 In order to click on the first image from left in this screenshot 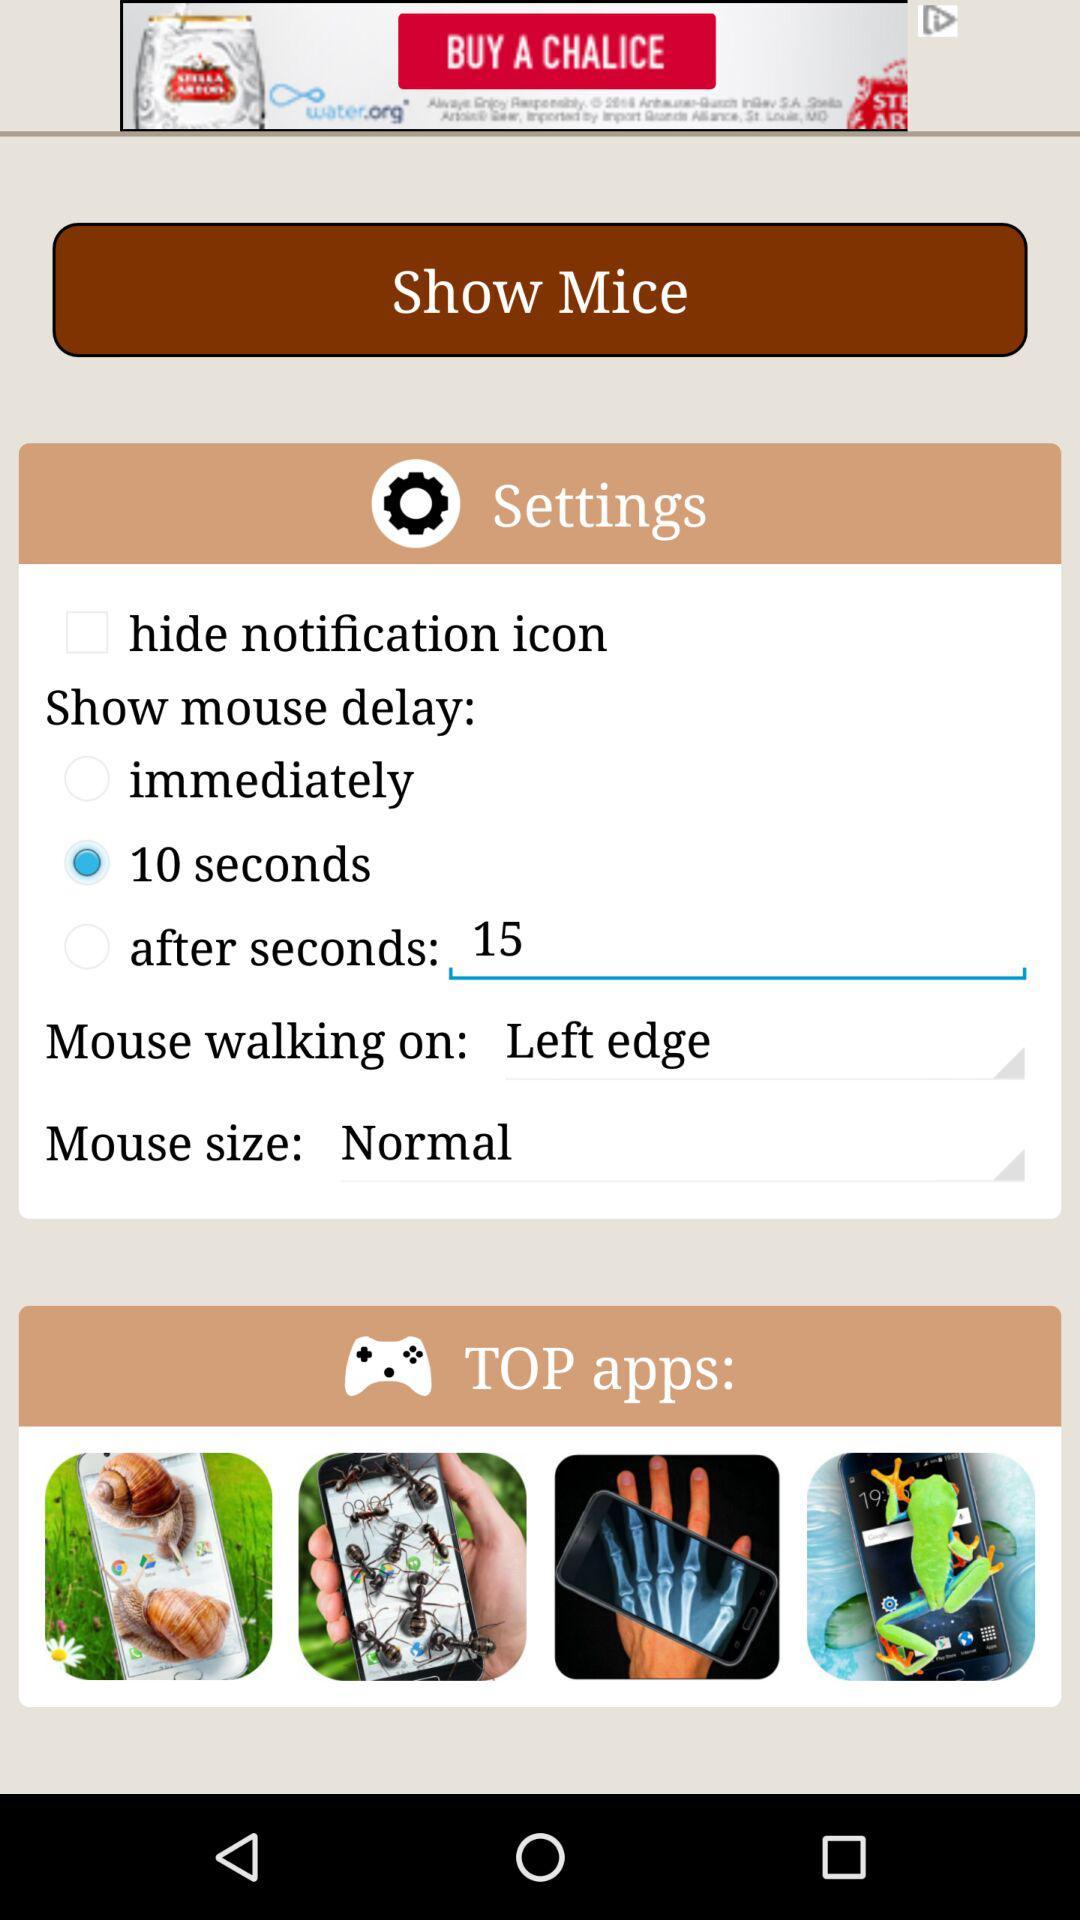, I will do `click(157, 1565)`.